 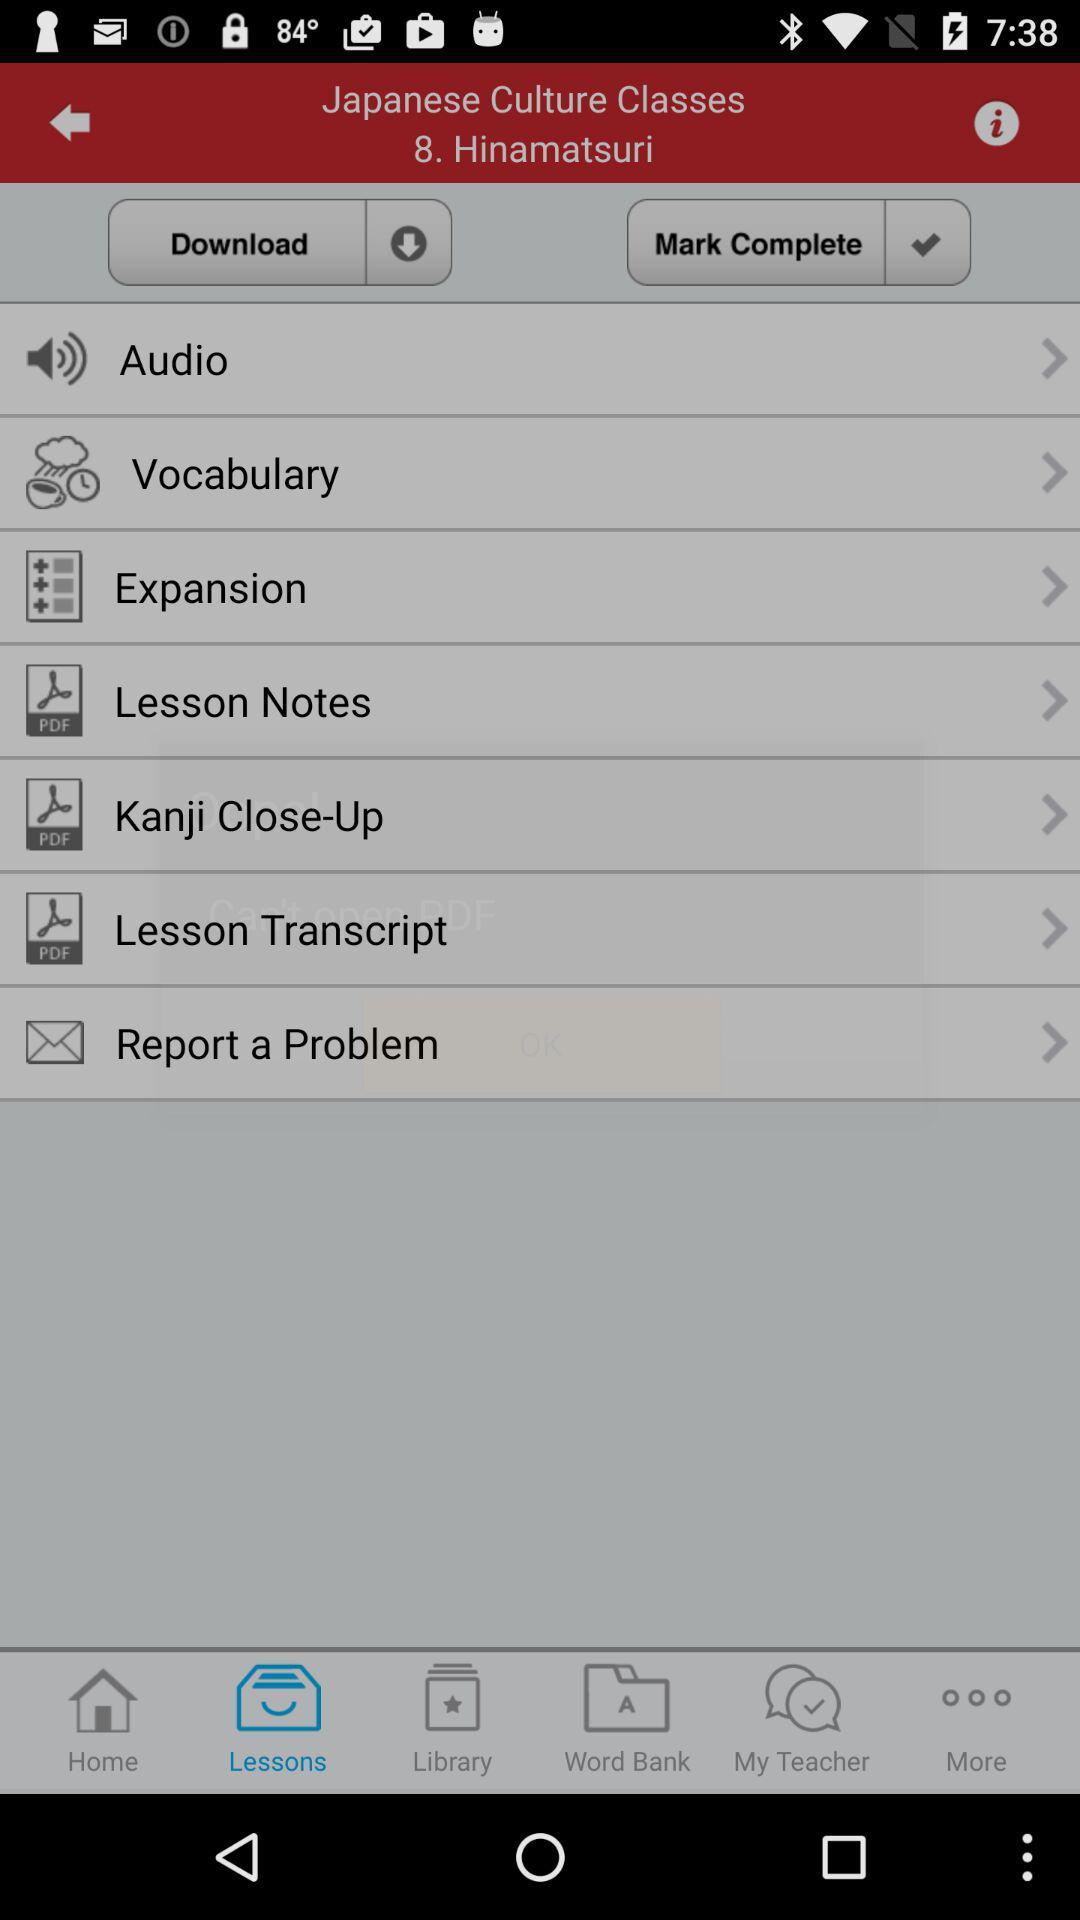 What do you see at coordinates (69, 122) in the screenshot?
I see `the item next to the japanese culture classes` at bounding box center [69, 122].